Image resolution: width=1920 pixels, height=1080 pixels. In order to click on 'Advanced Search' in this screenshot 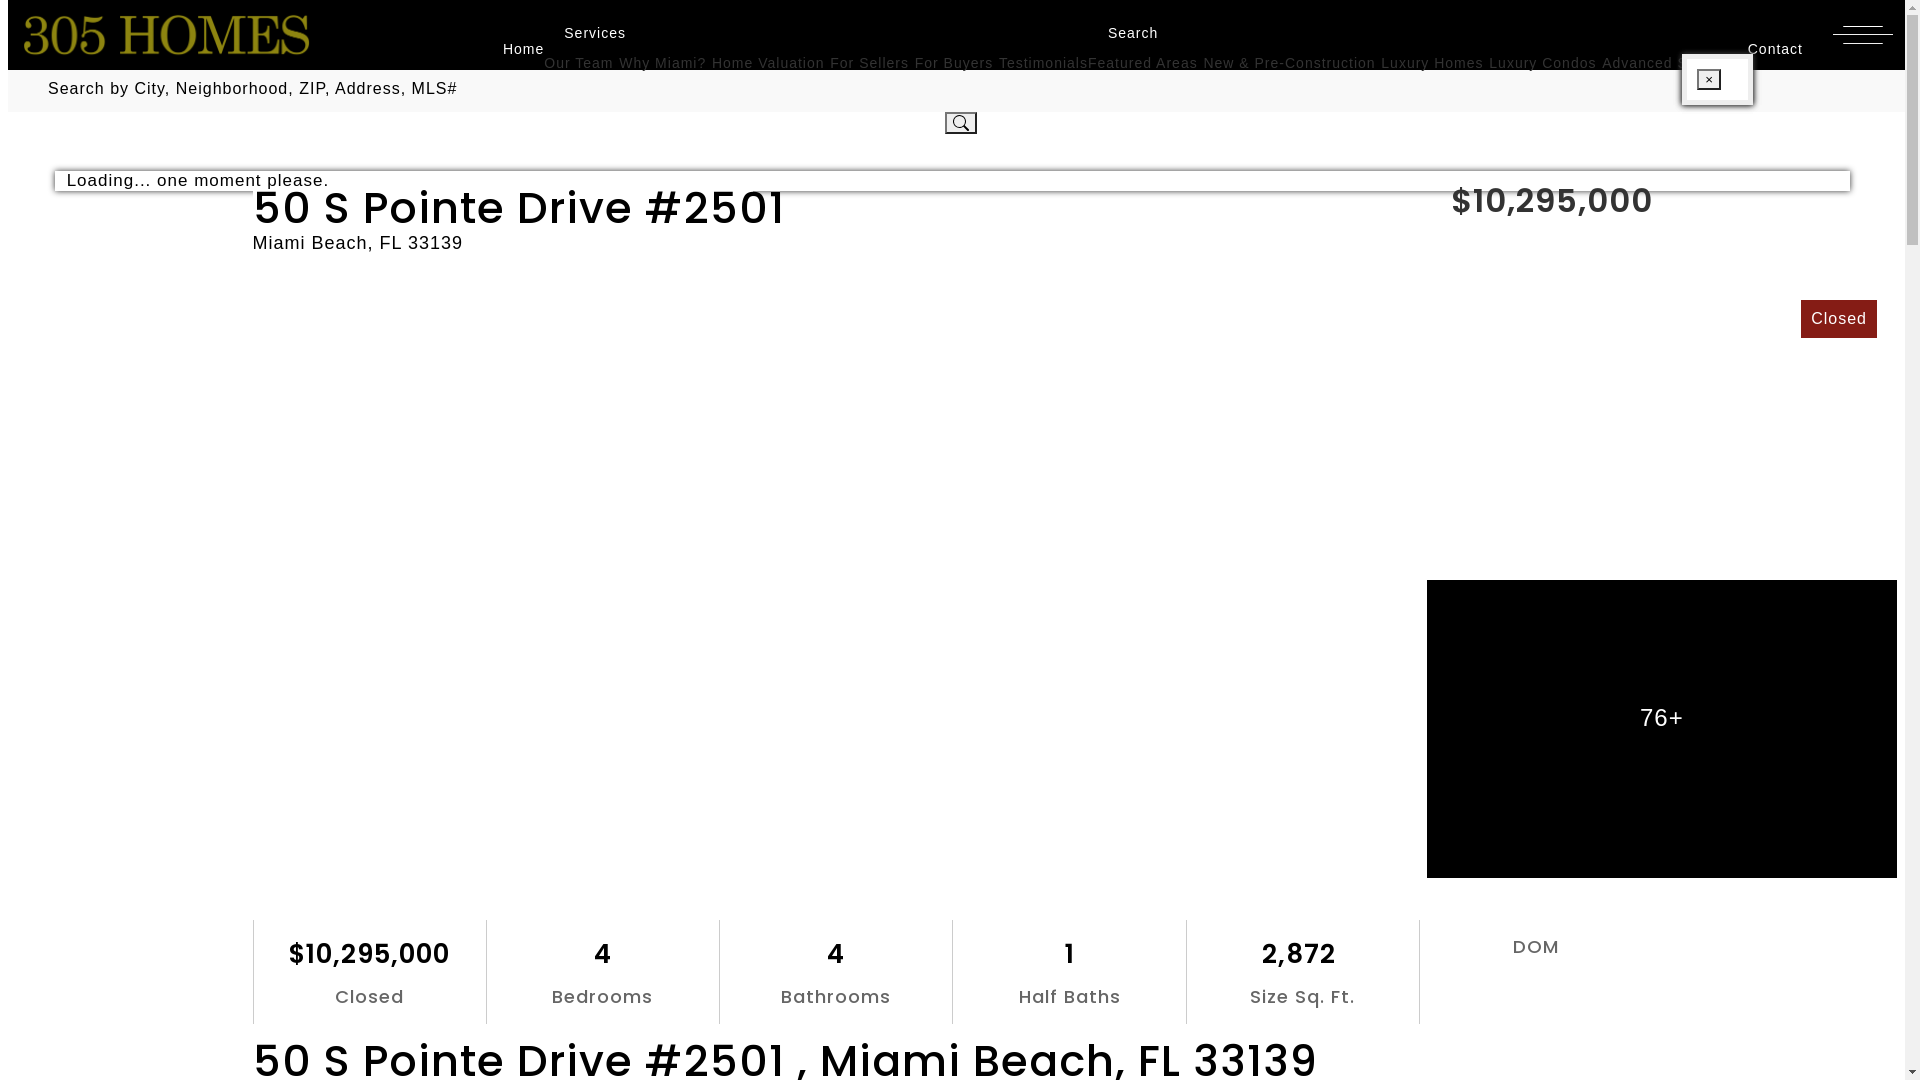, I will do `click(1665, 61)`.